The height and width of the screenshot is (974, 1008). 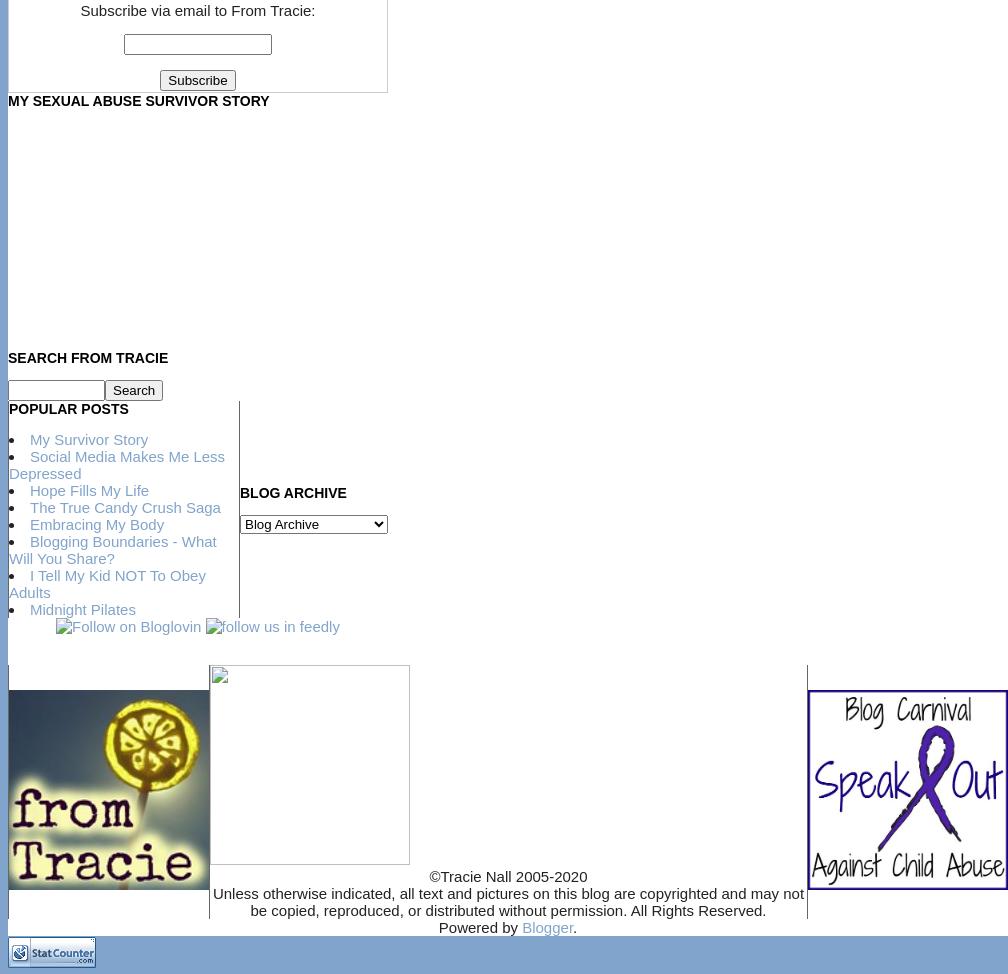 I want to click on 'Popular Posts', so click(x=8, y=407).